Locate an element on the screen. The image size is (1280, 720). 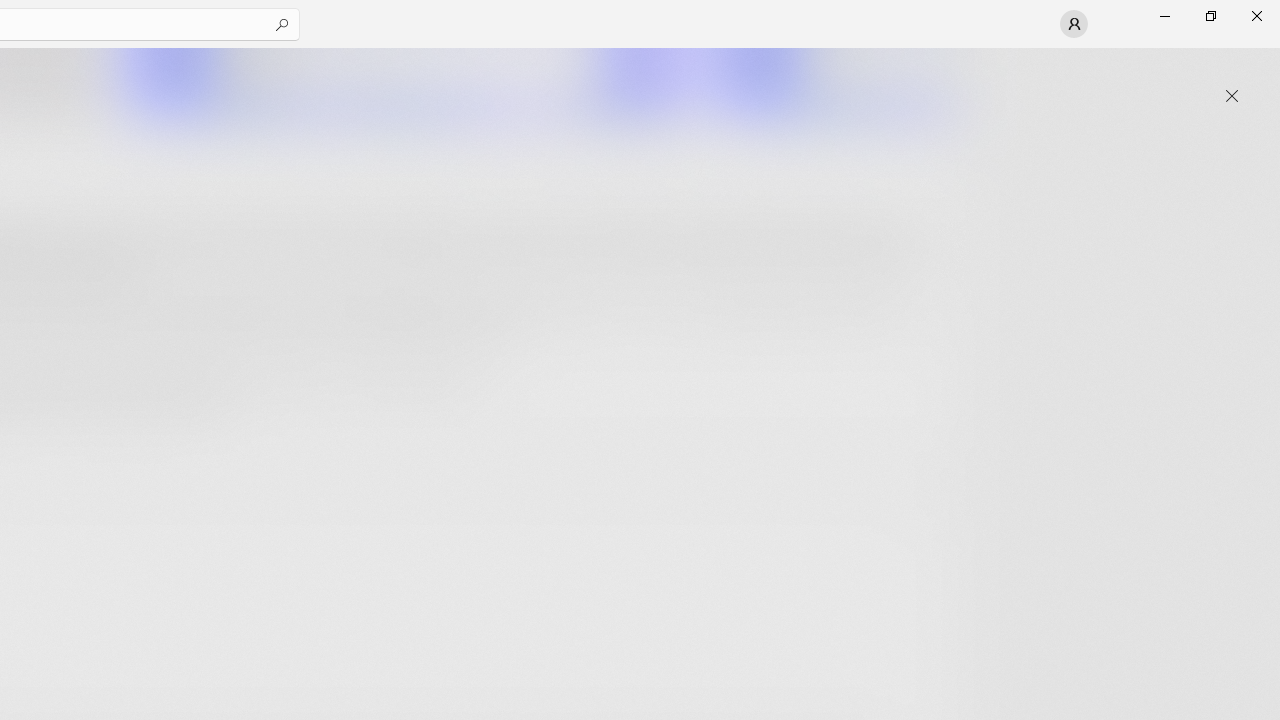
'Minimize Microsoft Store' is located at coordinates (1164, 15).